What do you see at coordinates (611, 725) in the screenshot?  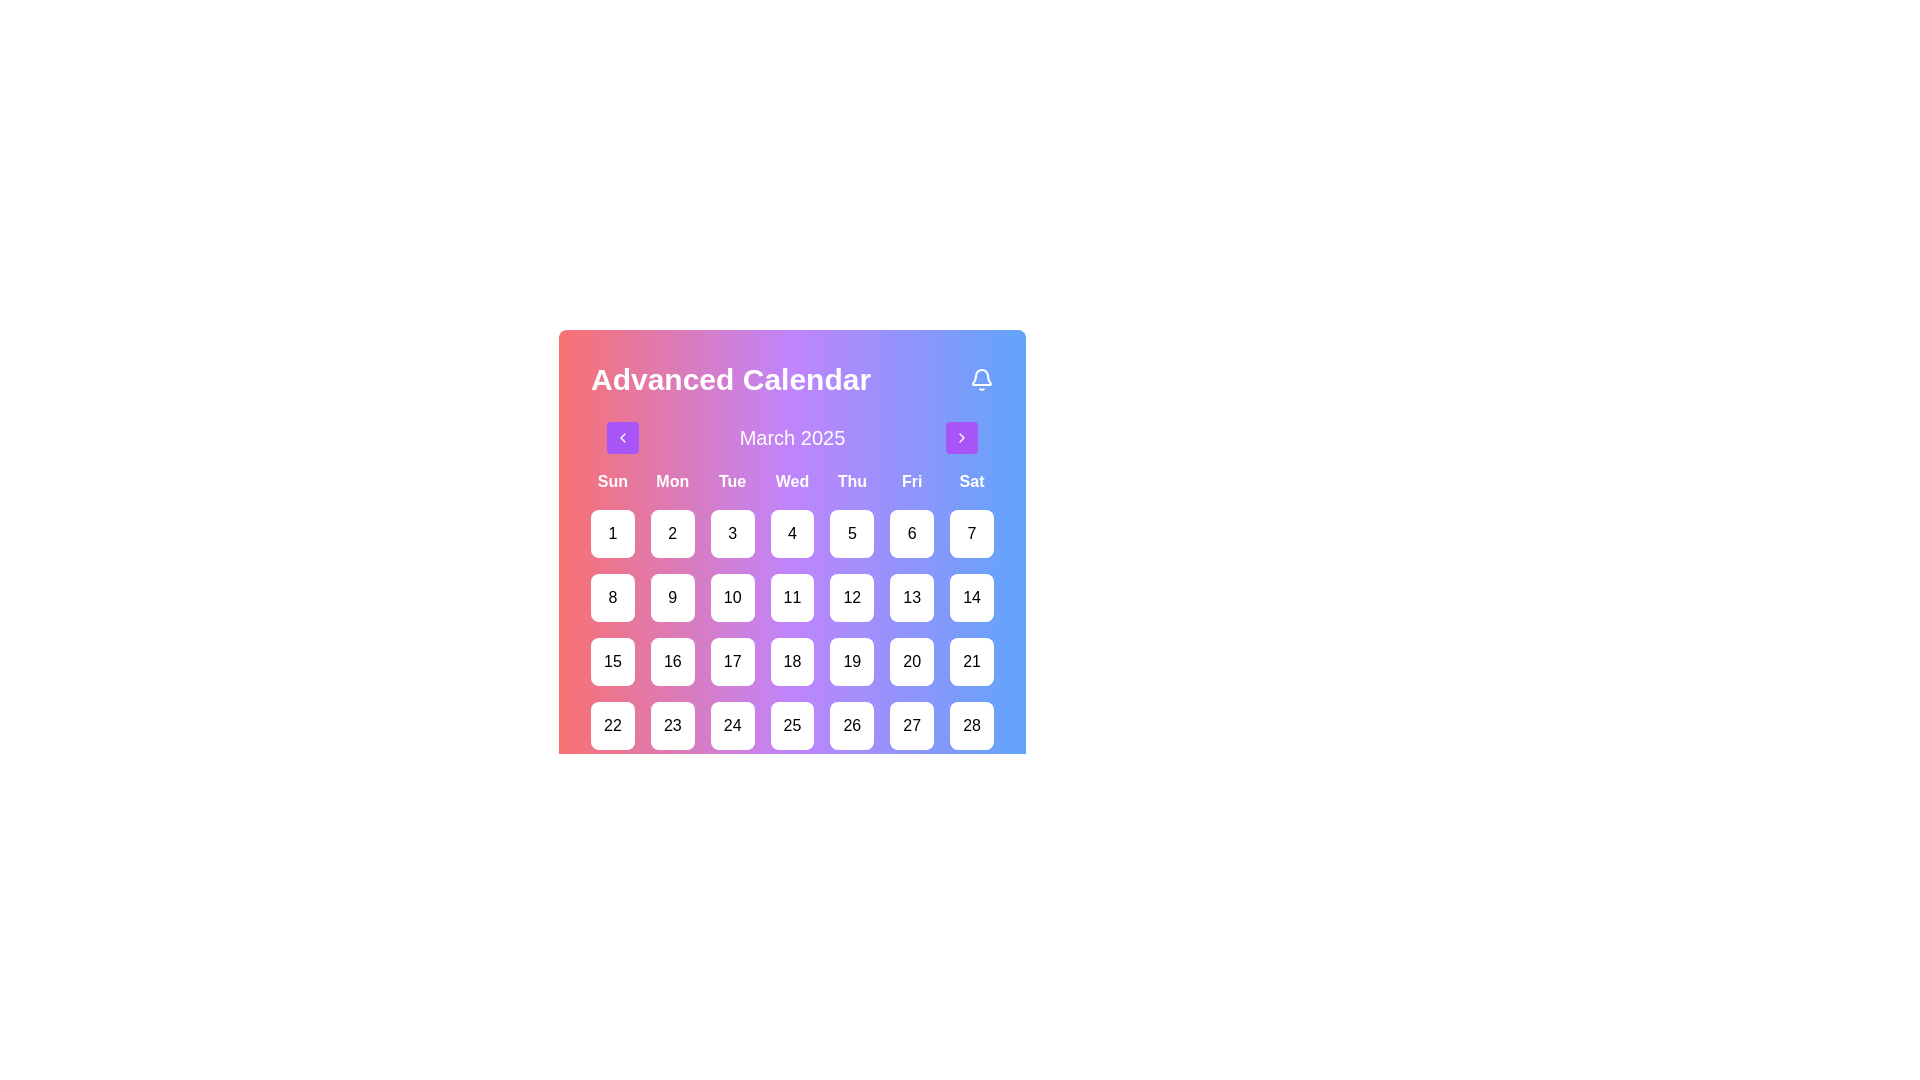 I see `the Button-like text block displaying '22' in the calendar grid for March 2025 for keyboard navigation` at bounding box center [611, 725].